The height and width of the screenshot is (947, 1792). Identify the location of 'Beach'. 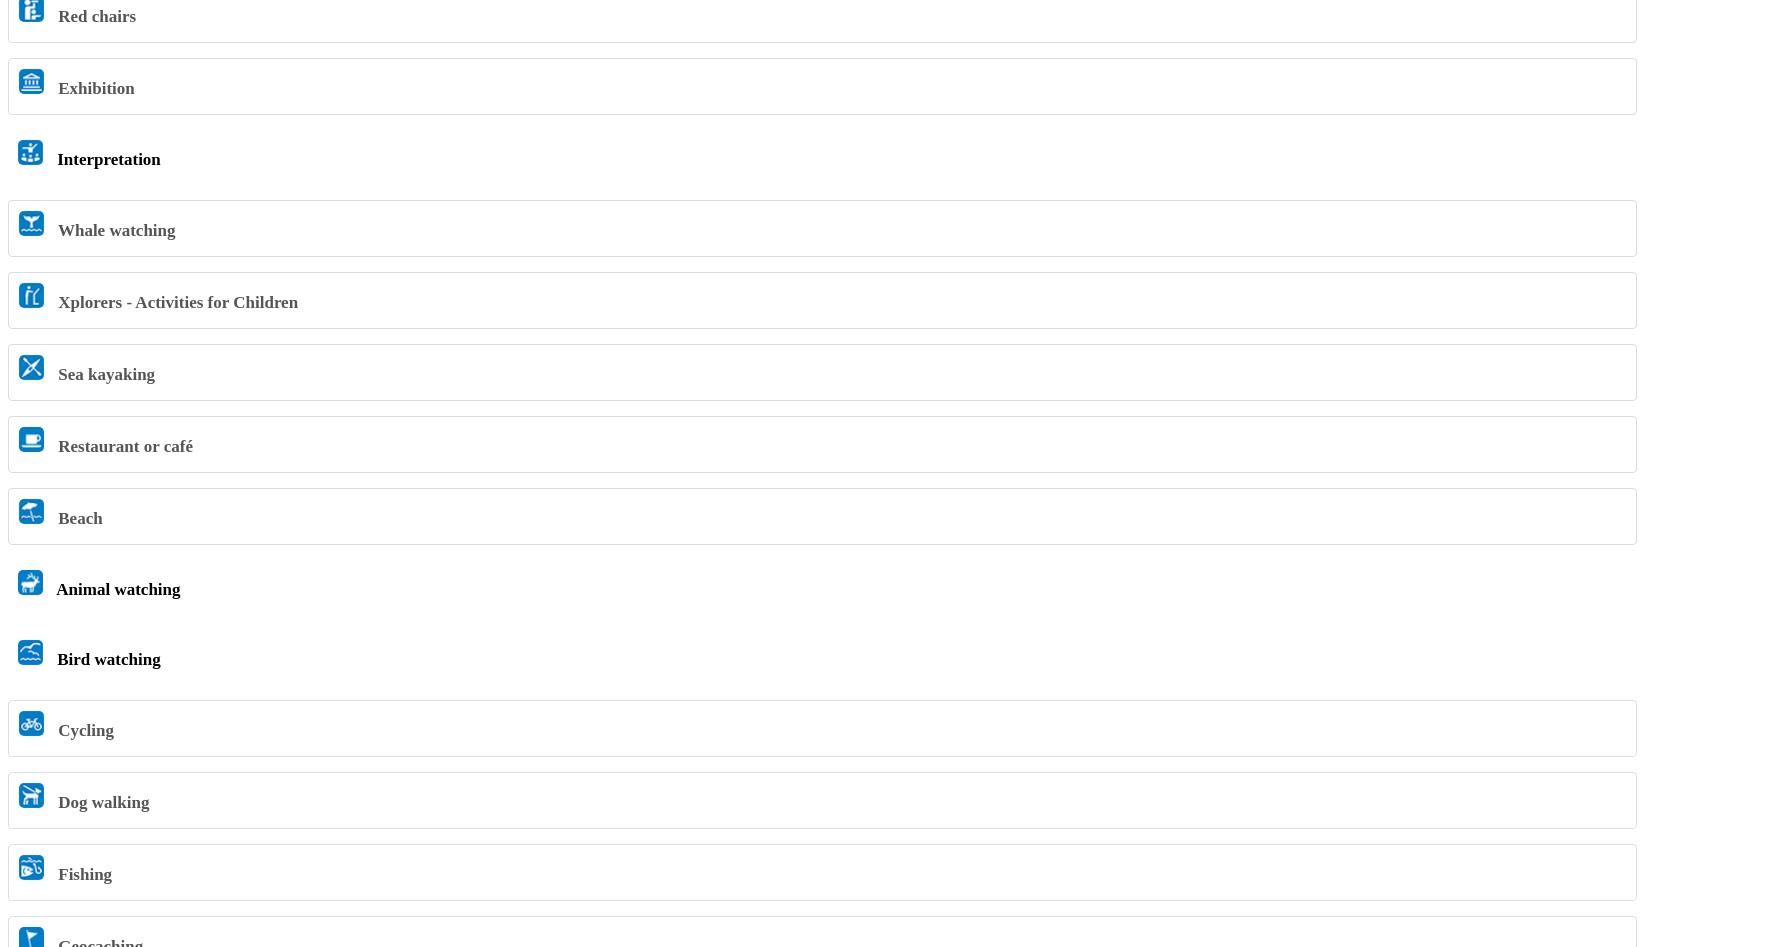
(77, 516).